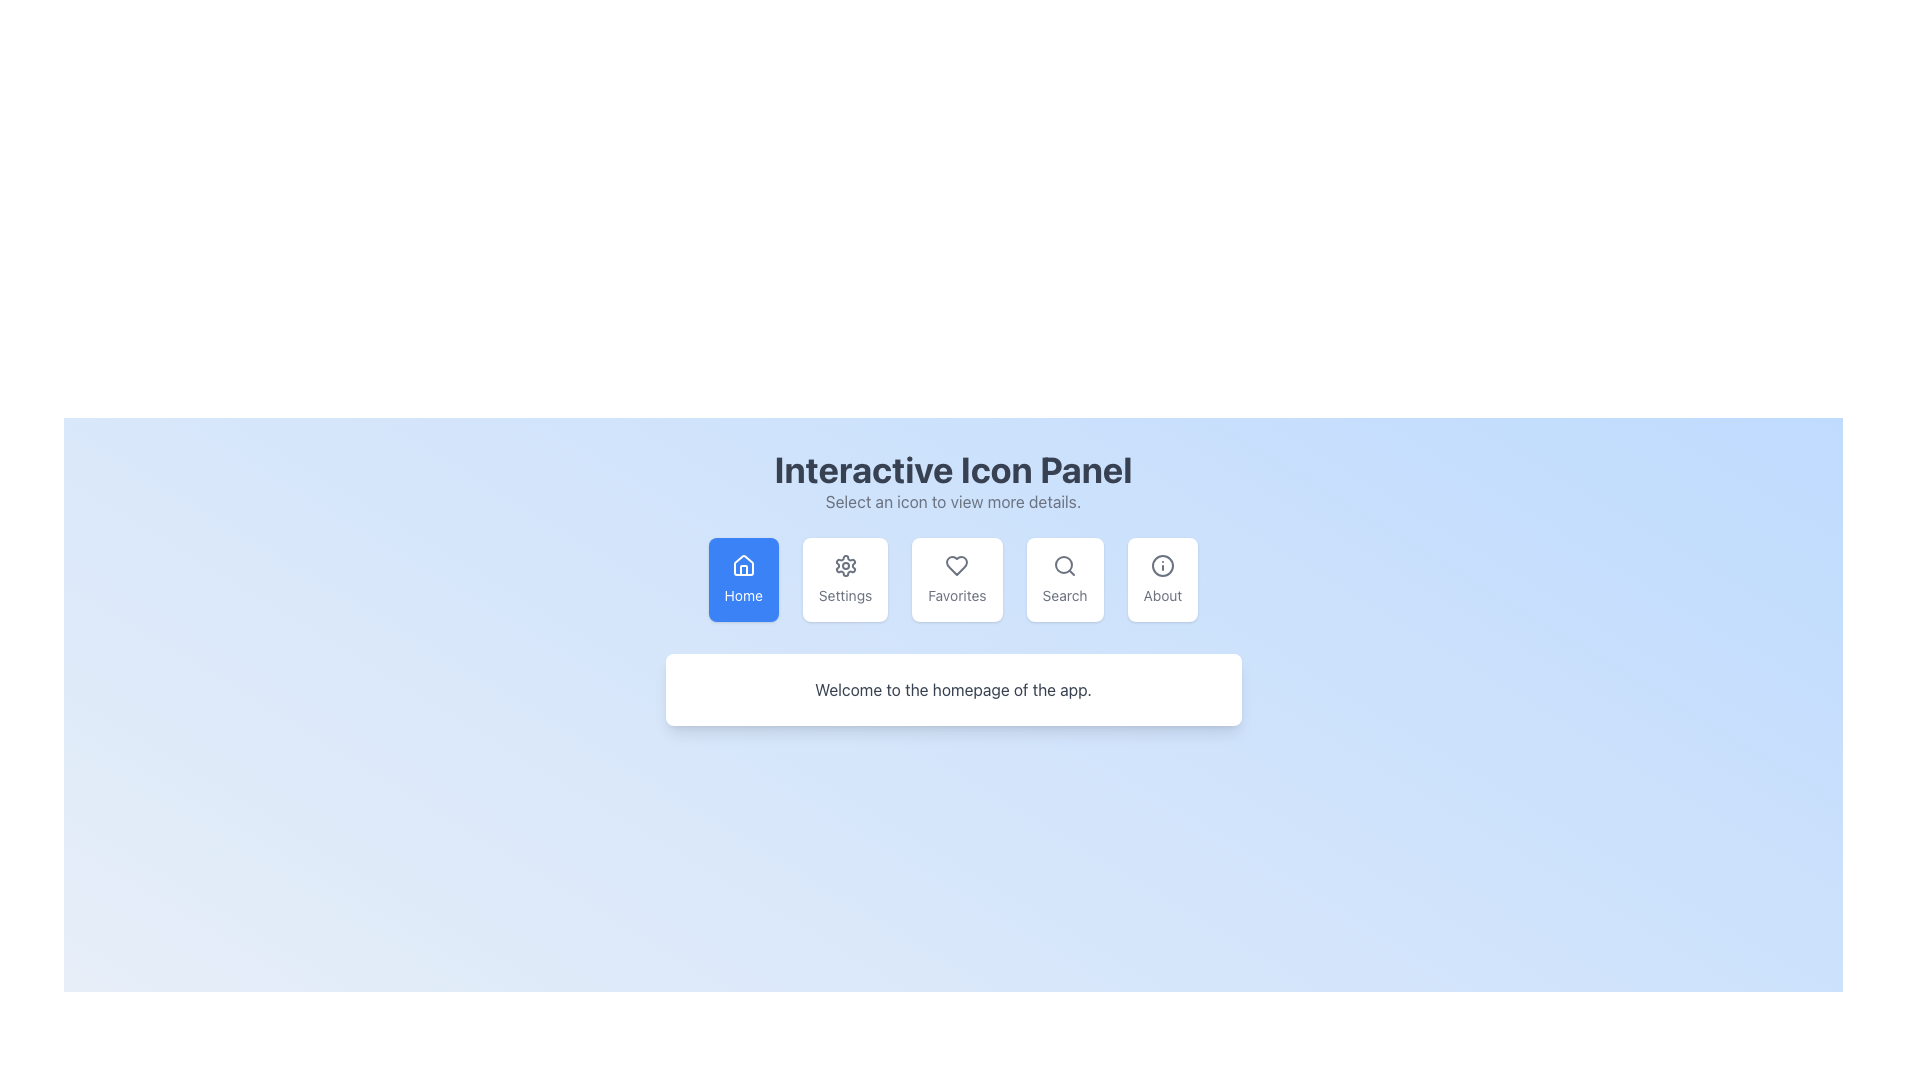 The image size is (1920, 1080). Describe the element at coordinates (845, 566) in the screenshot. I see `the gear-like settings icon located at the center of the second item from the left in the icon panel` at that location.